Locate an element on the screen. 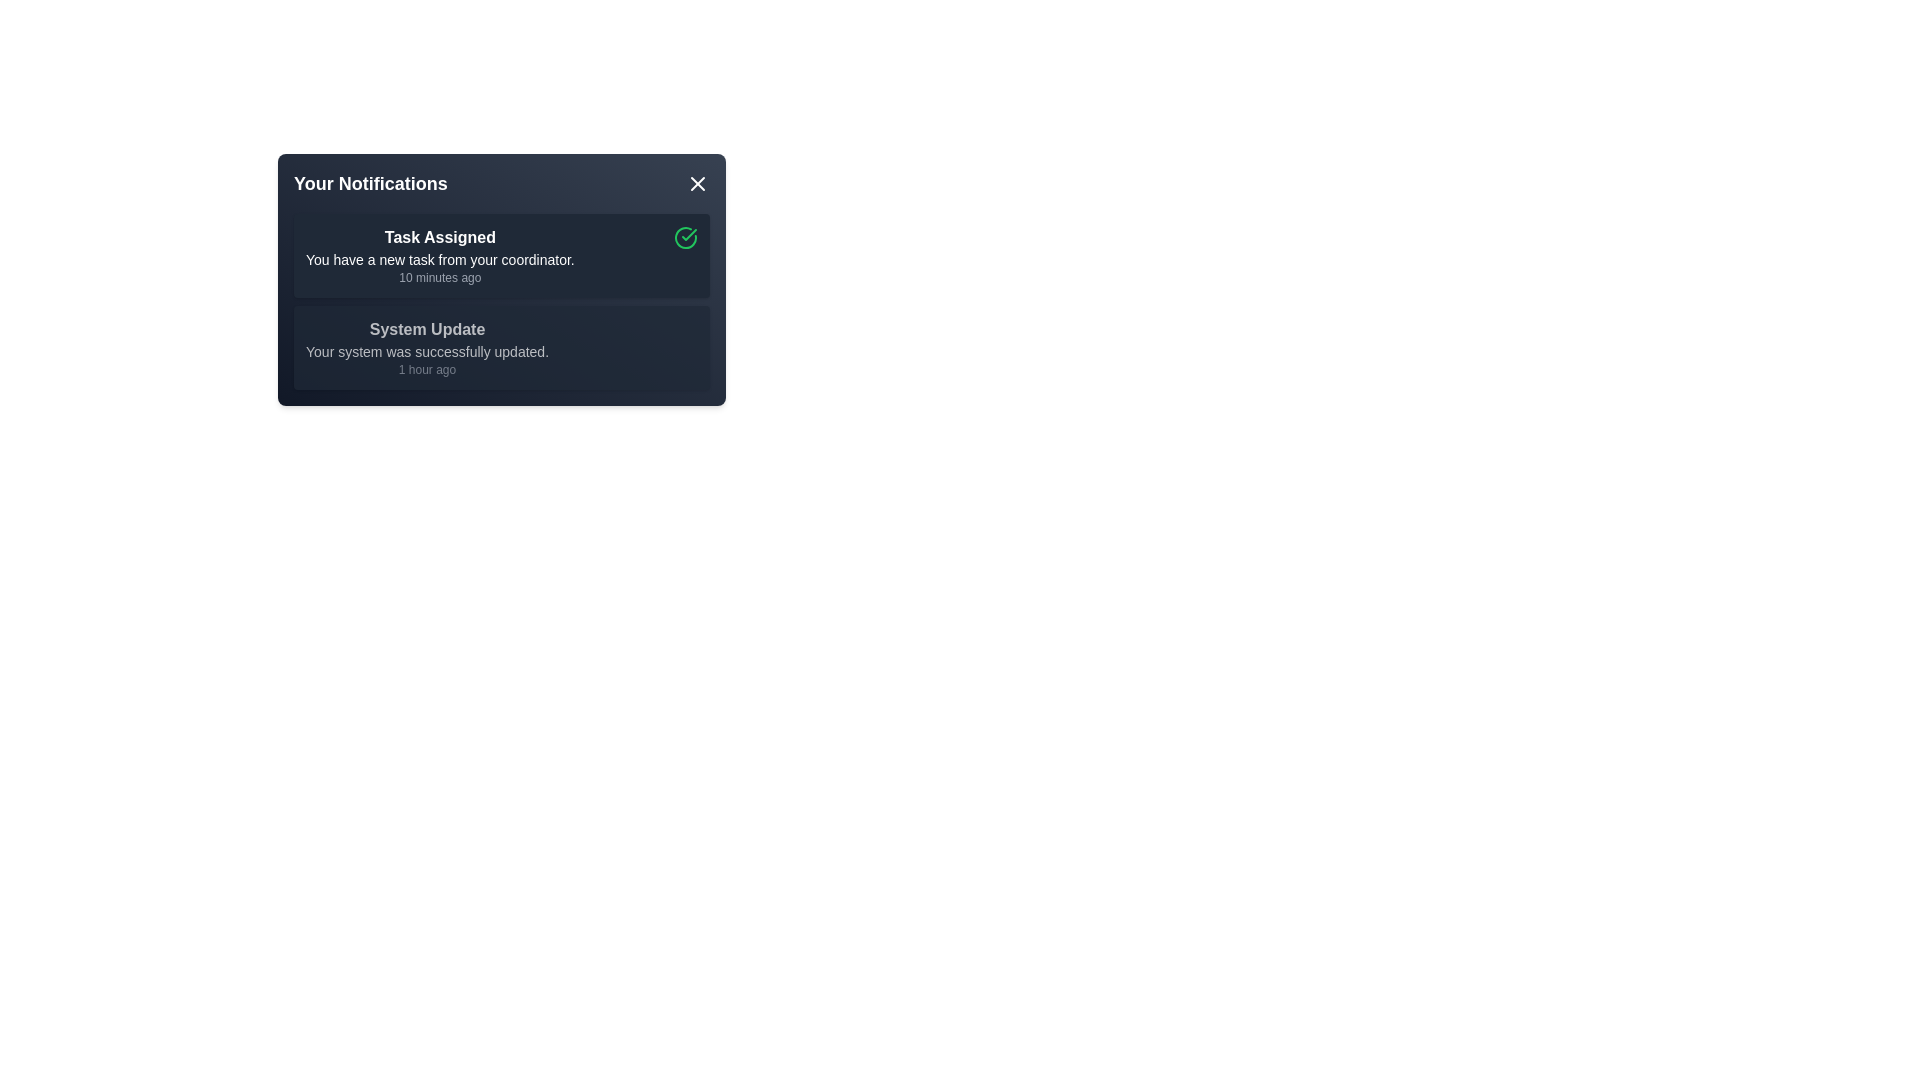  the first notification item titled 'Task Assigned' located in the notification panel under 'Your Notifications' is located at coordinates (439, 254).